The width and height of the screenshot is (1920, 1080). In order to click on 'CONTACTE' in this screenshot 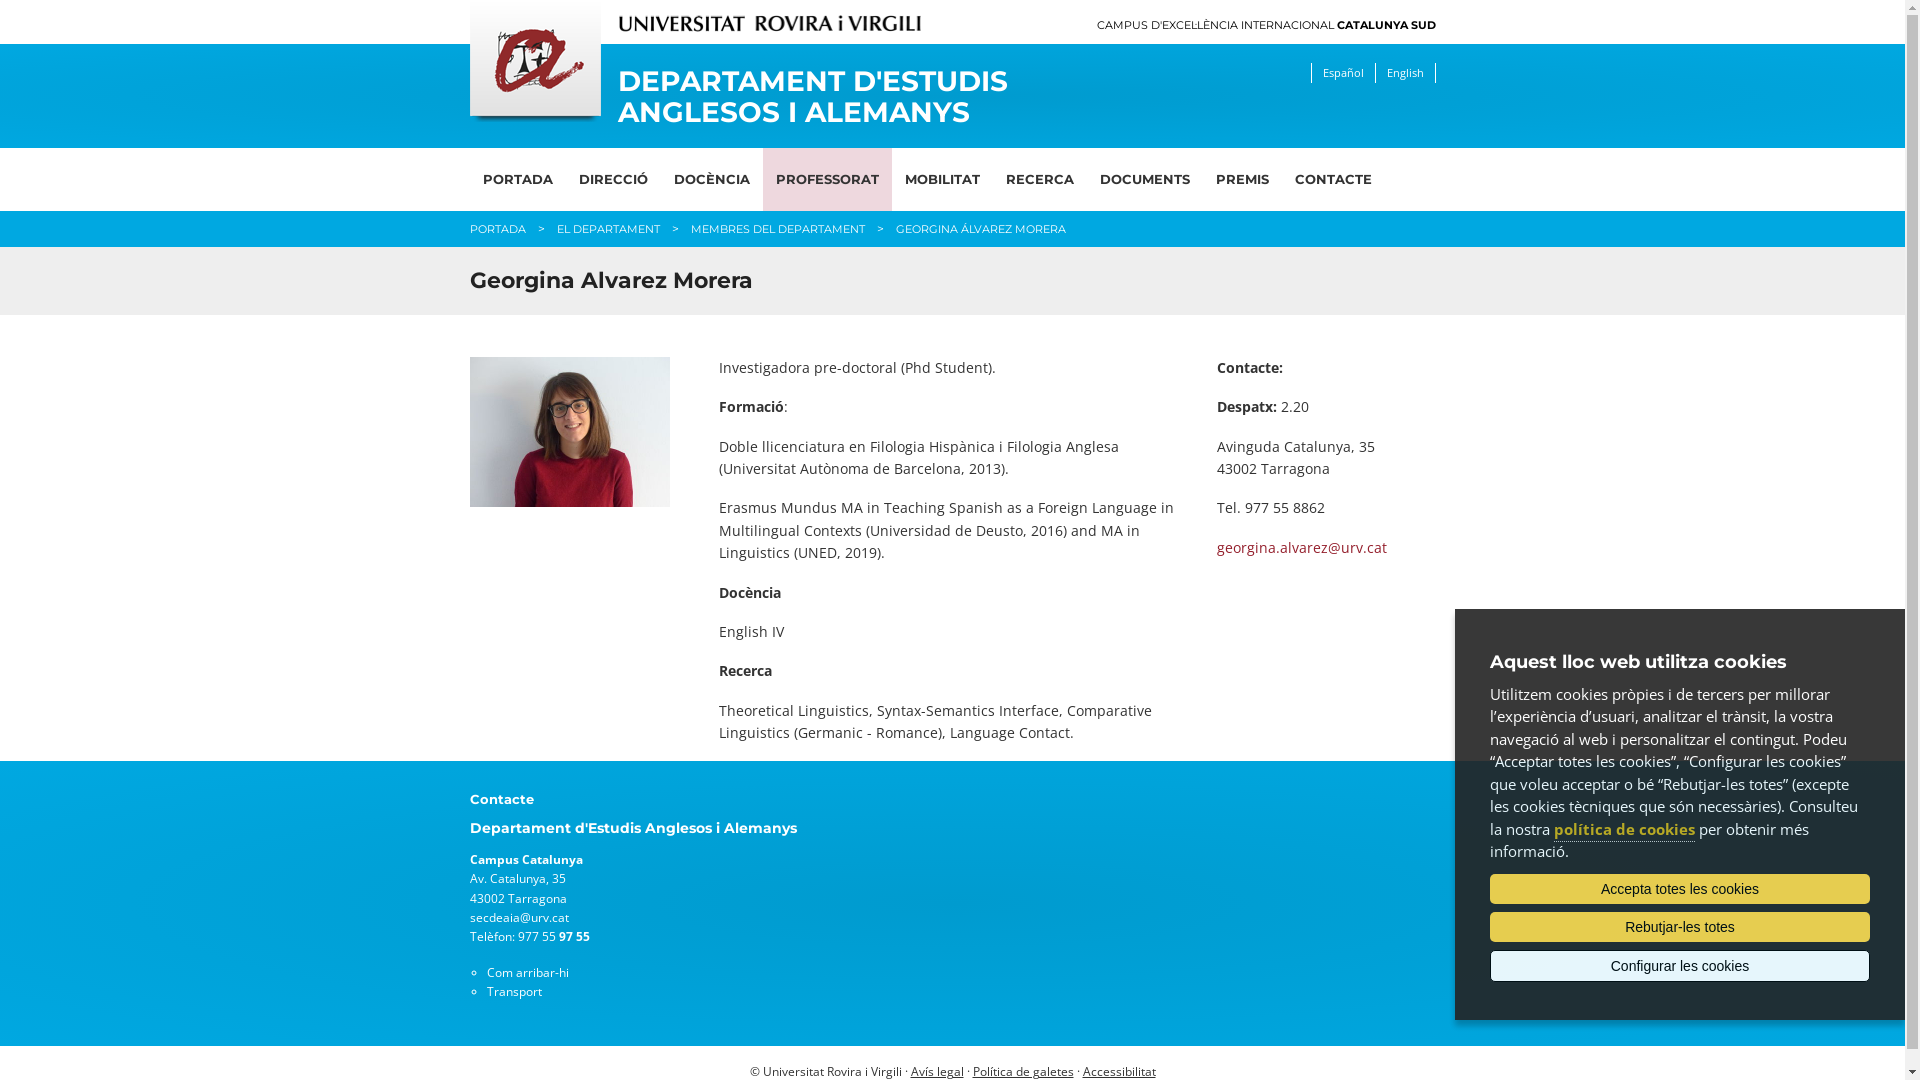, I will do `click(1333, 178)`.